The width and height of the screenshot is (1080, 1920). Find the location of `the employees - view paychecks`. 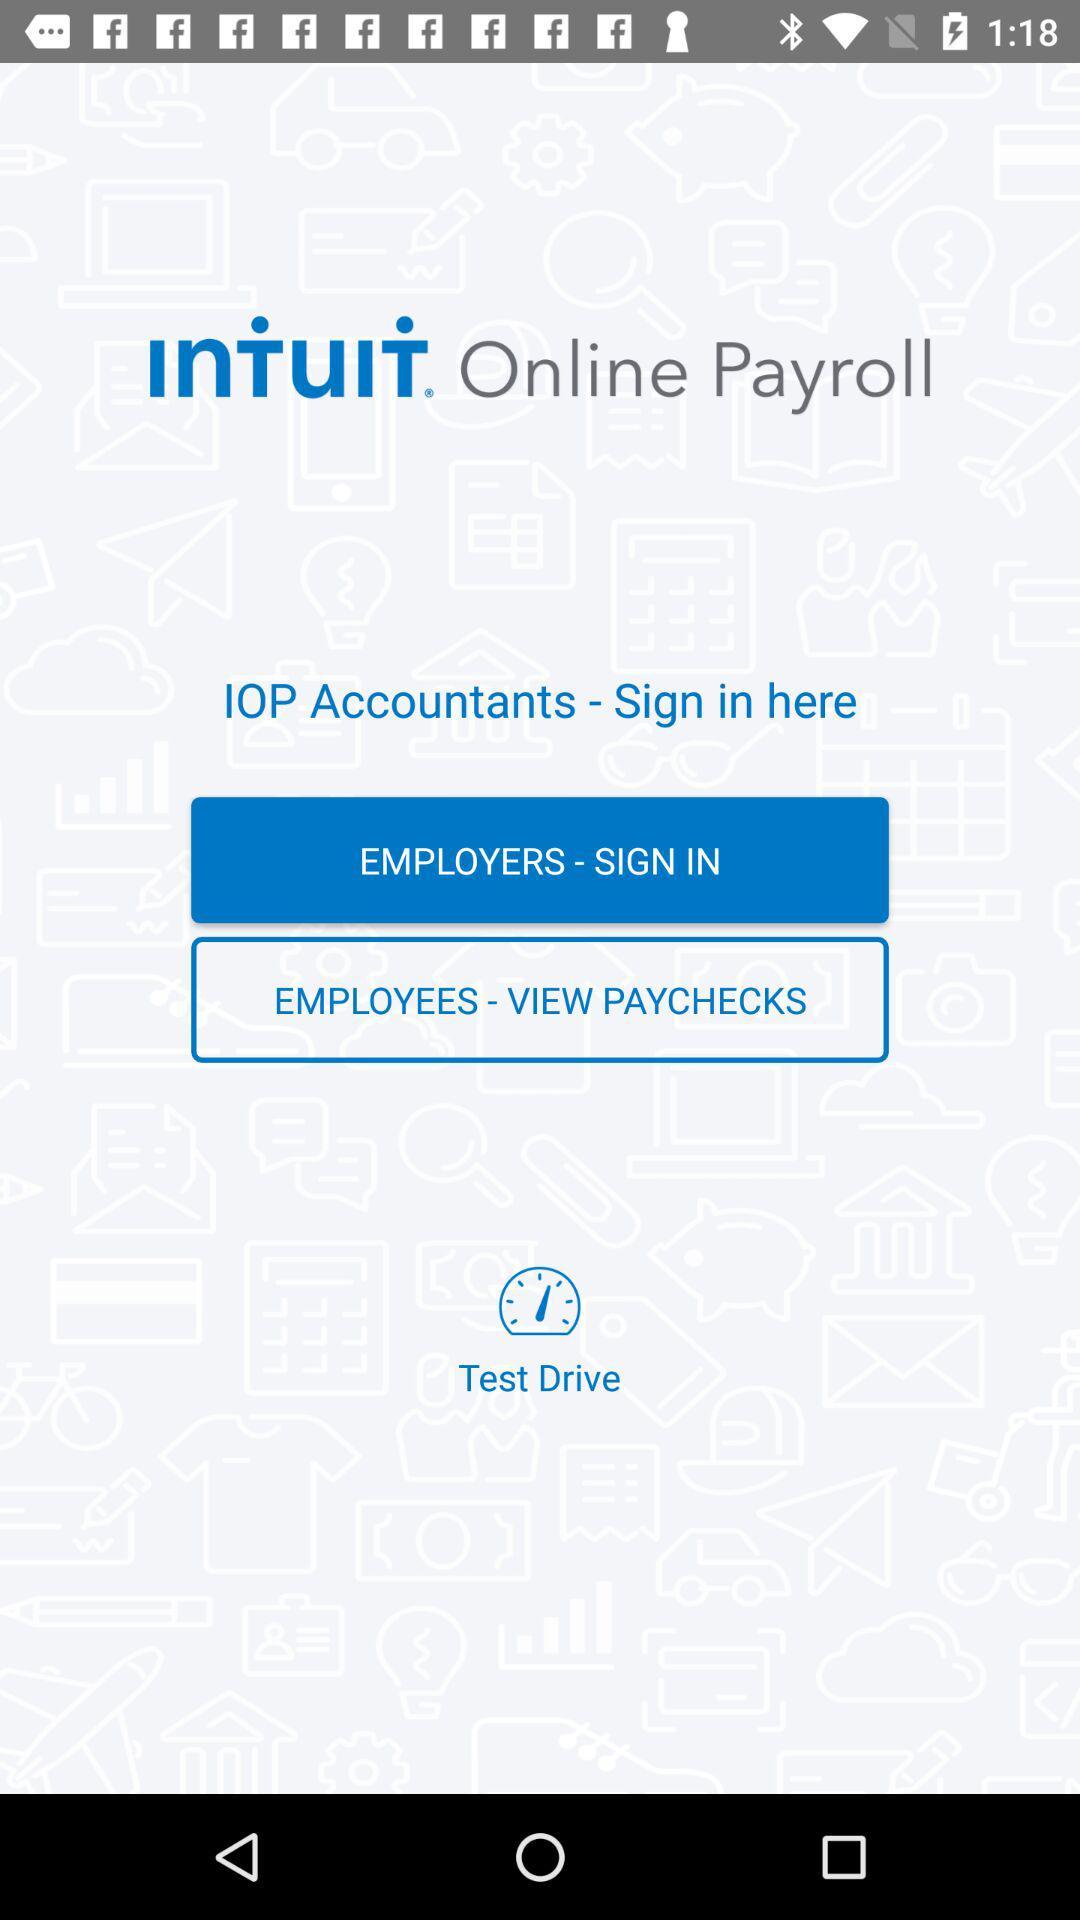

the employees - view paychecks is located at coordinates (540, 999).